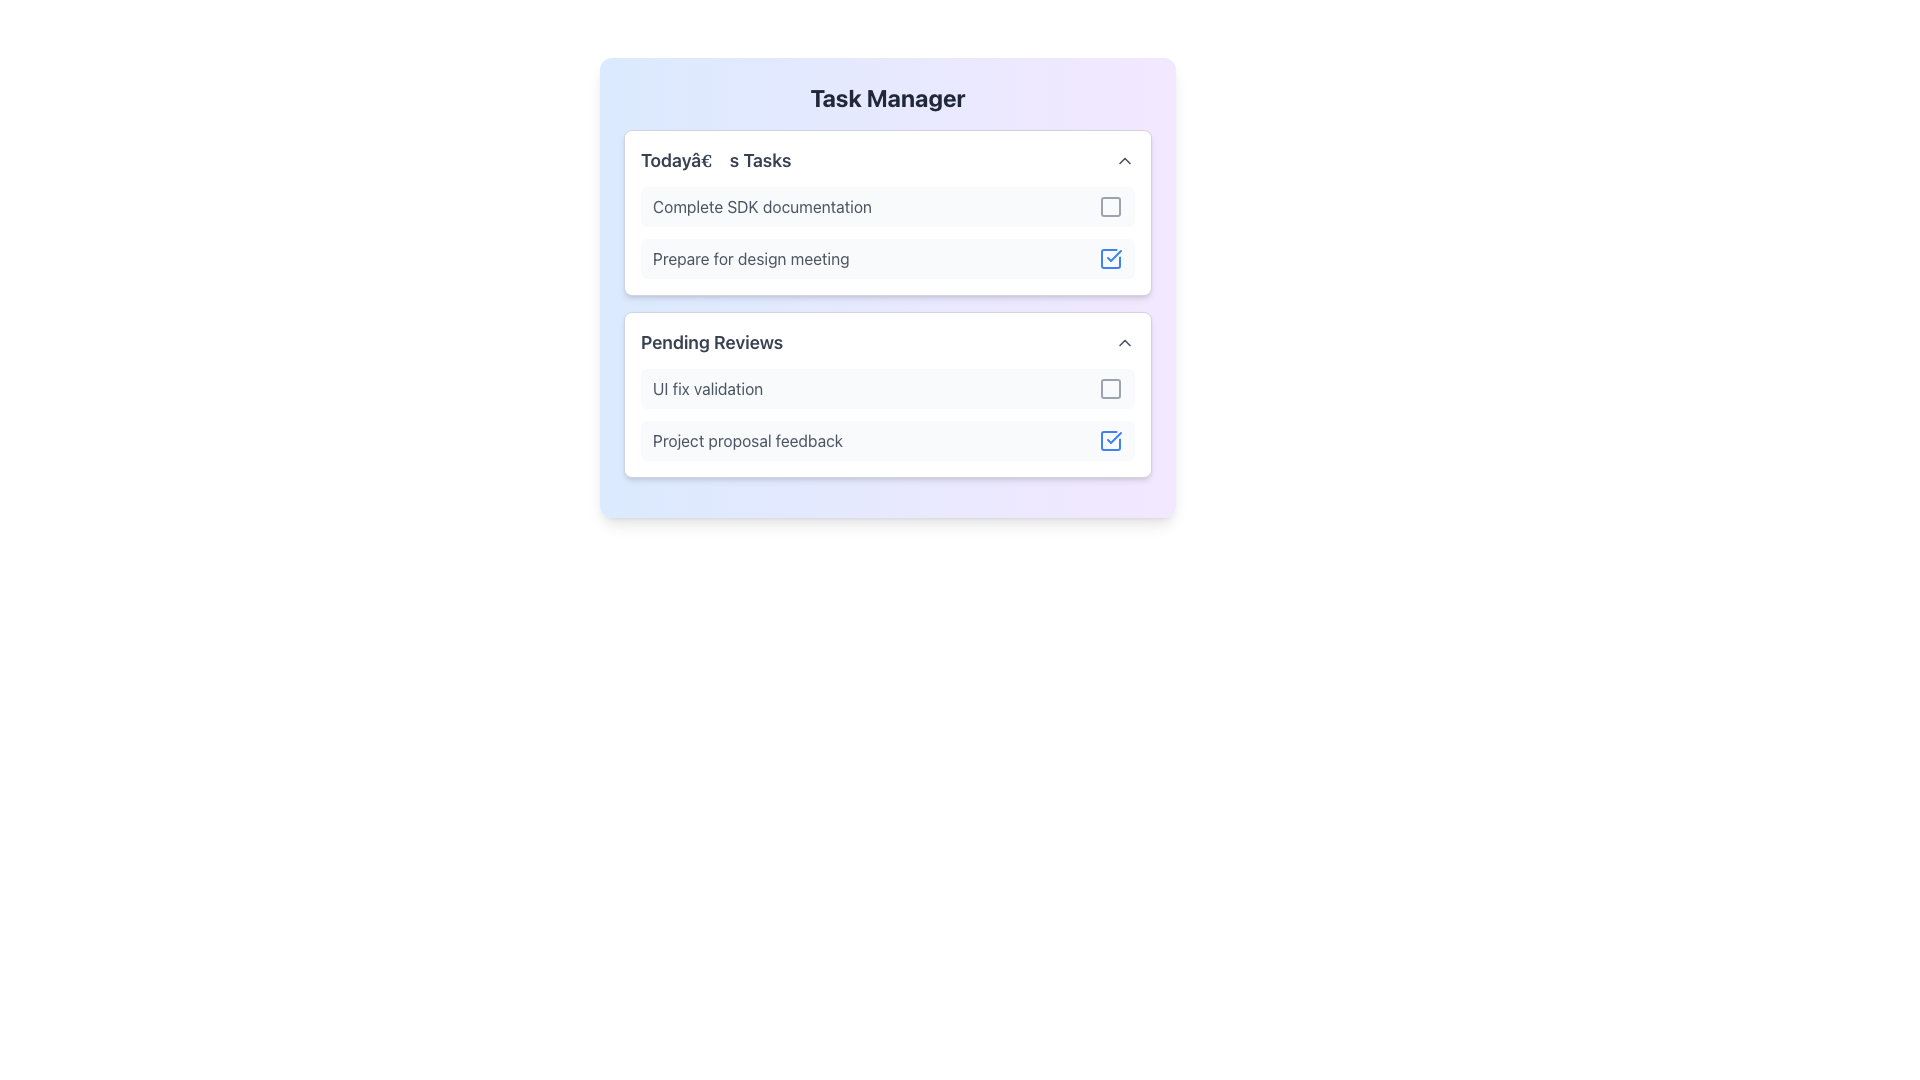 Image resolution: width=1920 pixels, height=1080 pixels. I want to click on the checkbox with a blue outline and a tick mark inside, located to the far-right of the text 'Prepare for design meeting' in the 'Today's Tasks' section, so click(1109, 257).